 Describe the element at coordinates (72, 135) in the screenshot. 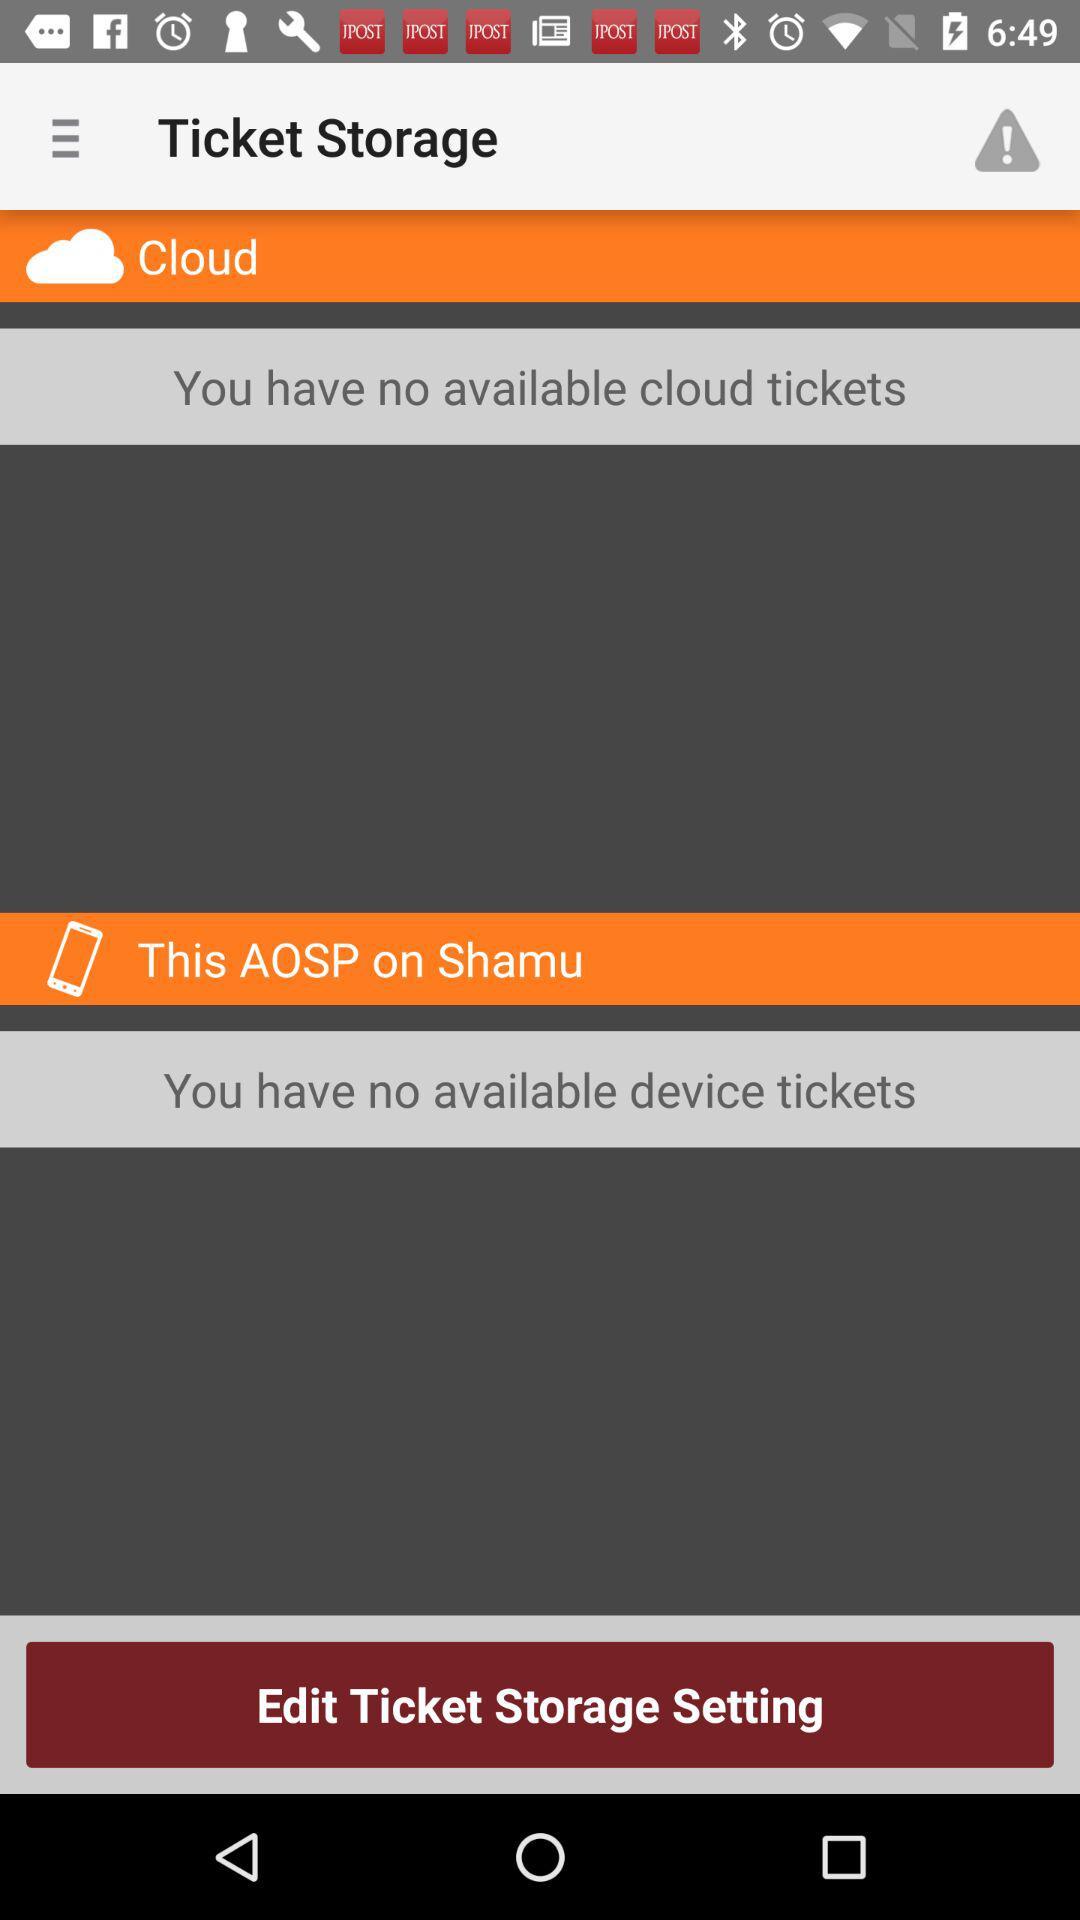

I see `the icon next to ticket storage` at that location.